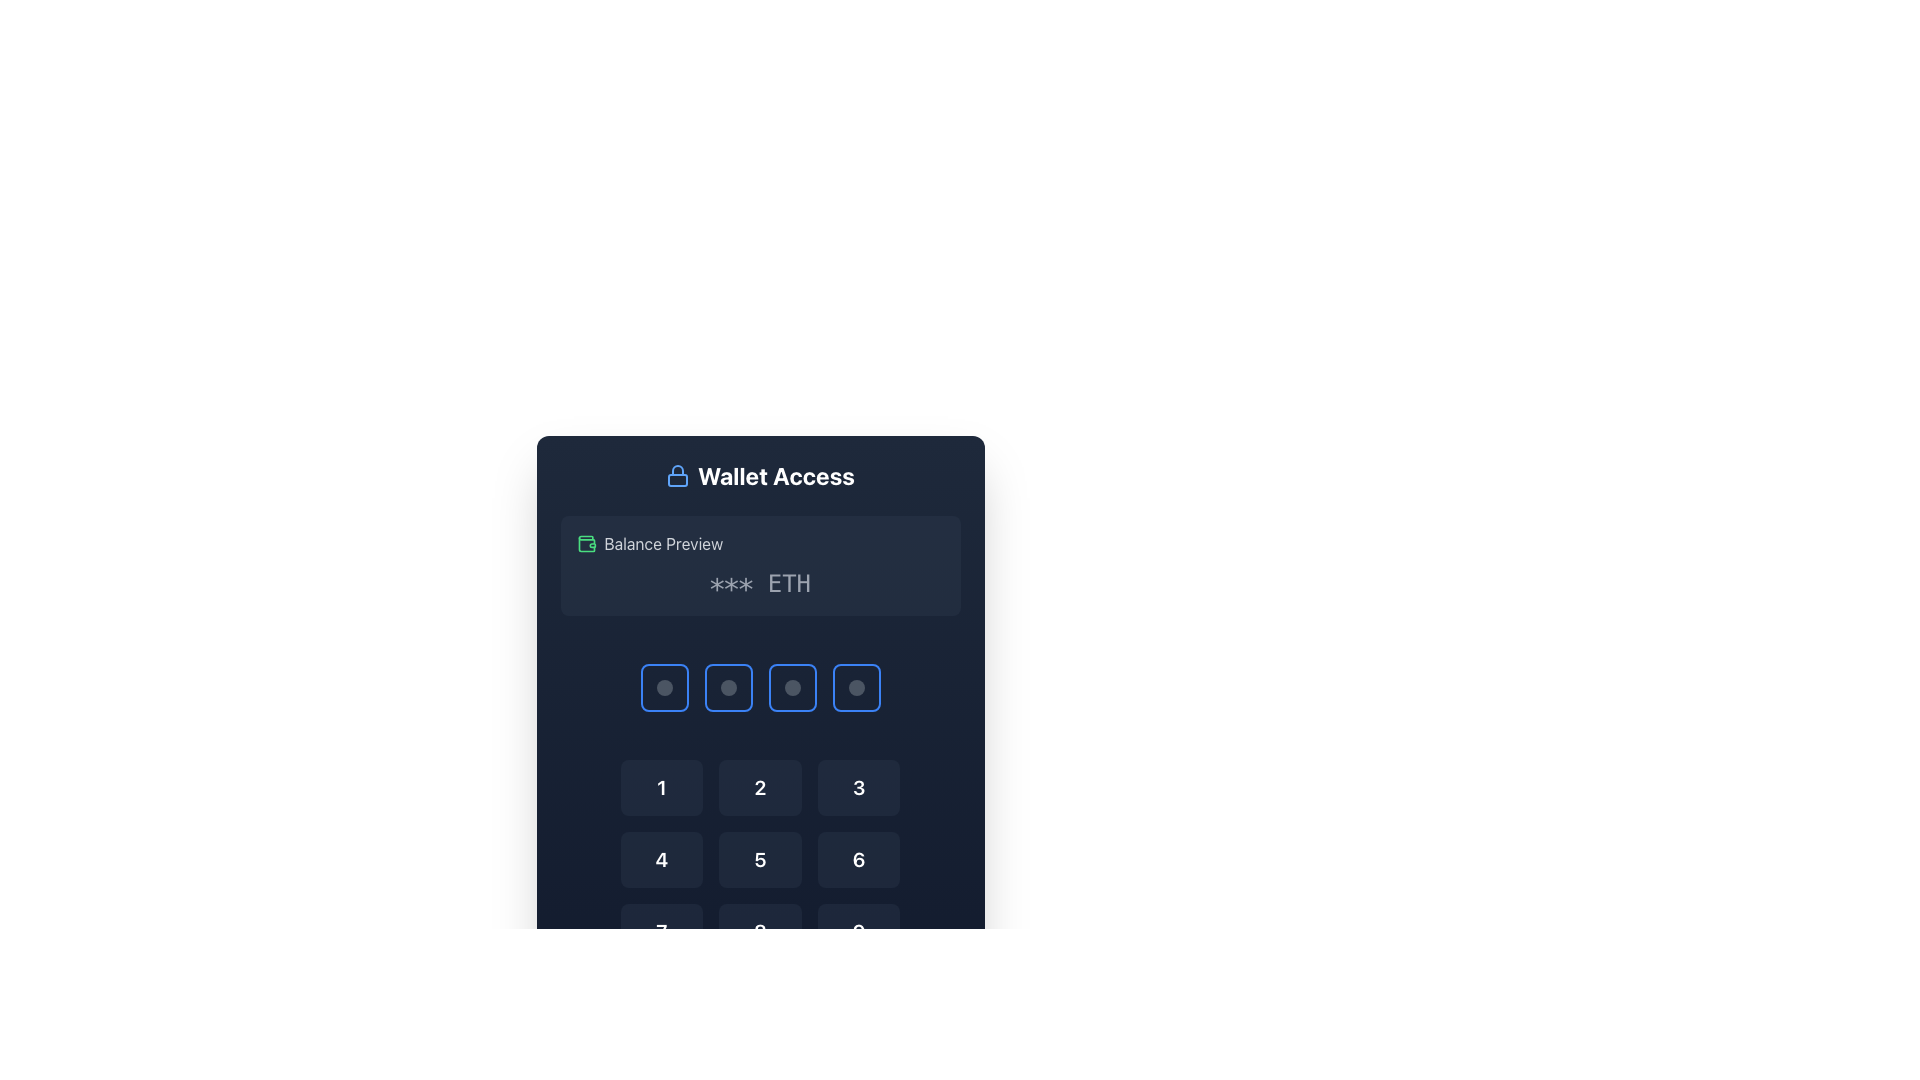  What do you see at coordinates (678, 480) in the screenshot?
I see `the lower rectangular portion of the padlock icon, which symbolizes security, situated beside the text 'Wallet Access'` at bounding box center [678, 480].